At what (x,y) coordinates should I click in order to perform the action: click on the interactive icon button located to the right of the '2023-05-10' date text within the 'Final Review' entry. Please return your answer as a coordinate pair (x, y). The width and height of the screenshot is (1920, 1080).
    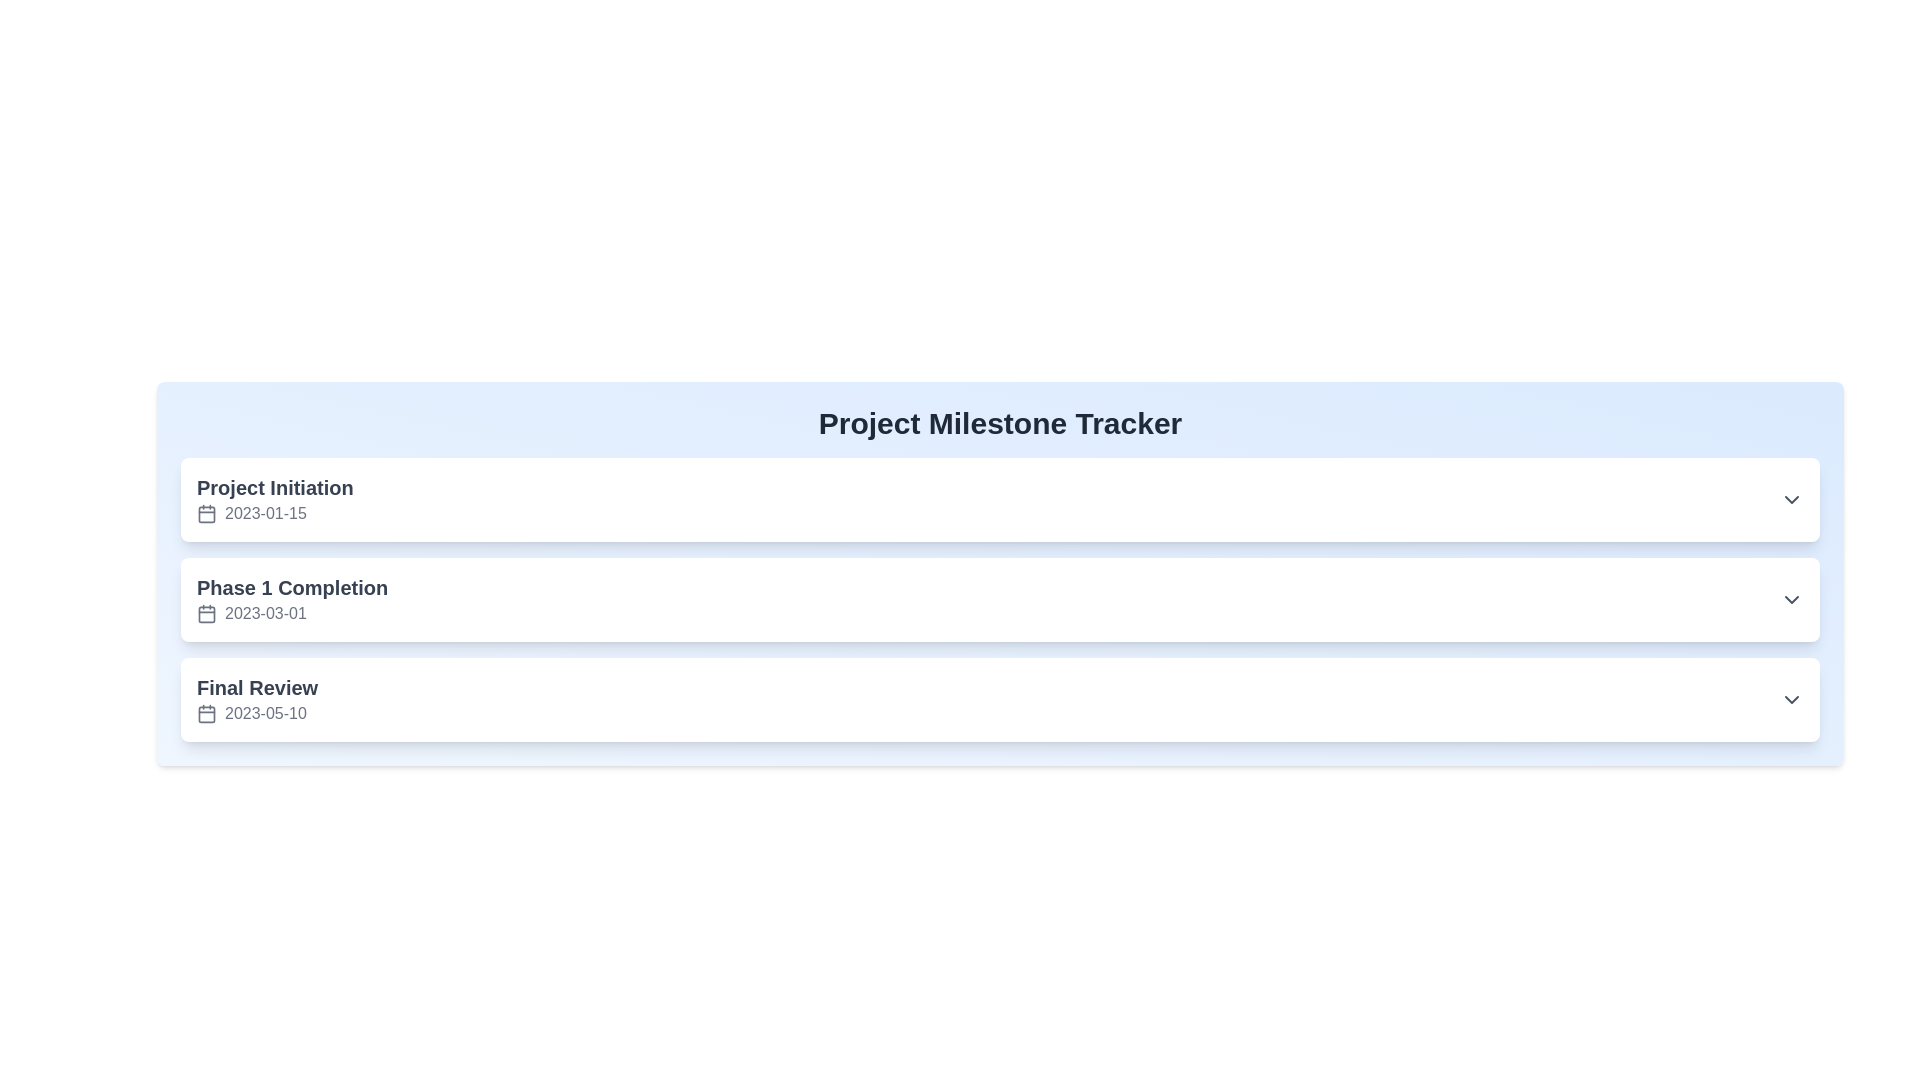
    Looking at the image, I should click on (1791, 698).